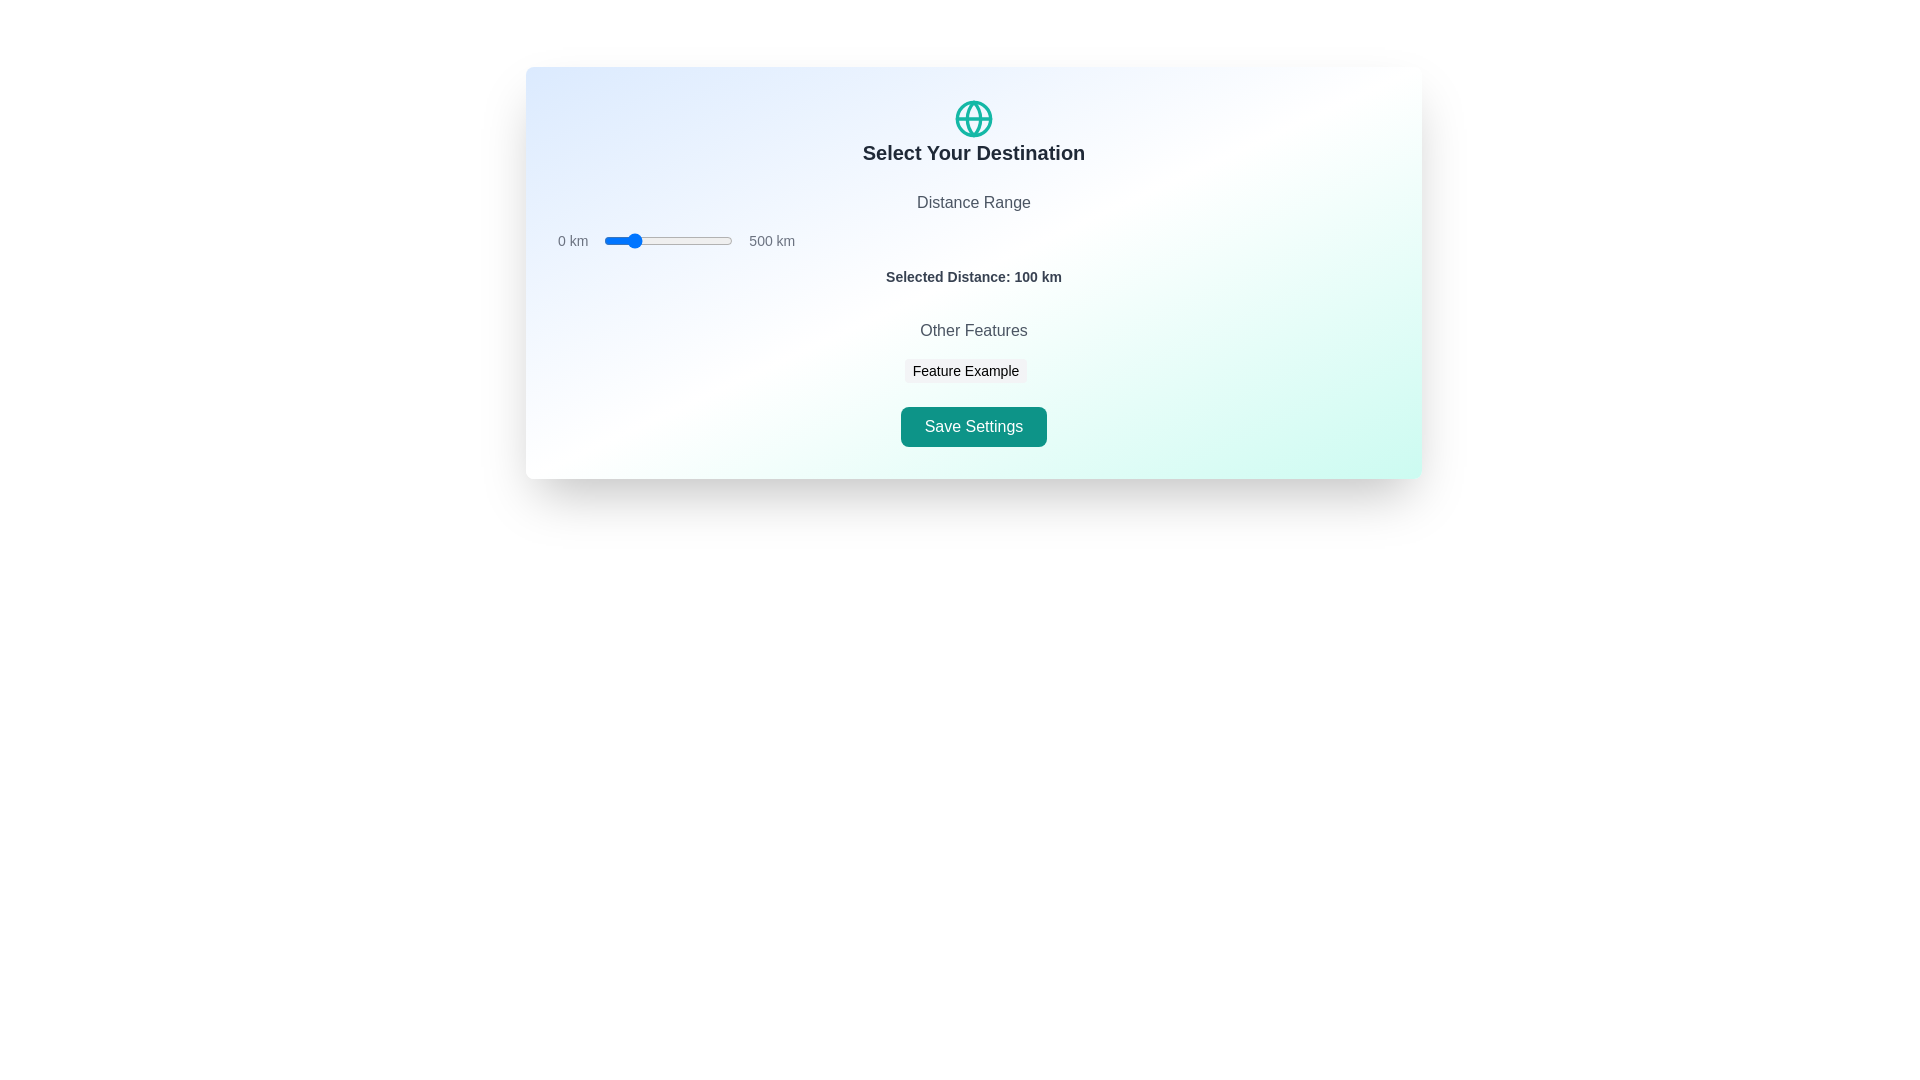 The width and height of the screenshot is (1920, 1080). Describe the element at coordinates (688, 239) in the screenshot. I see `the distance range slider to set the distance to 325 km` at that location.